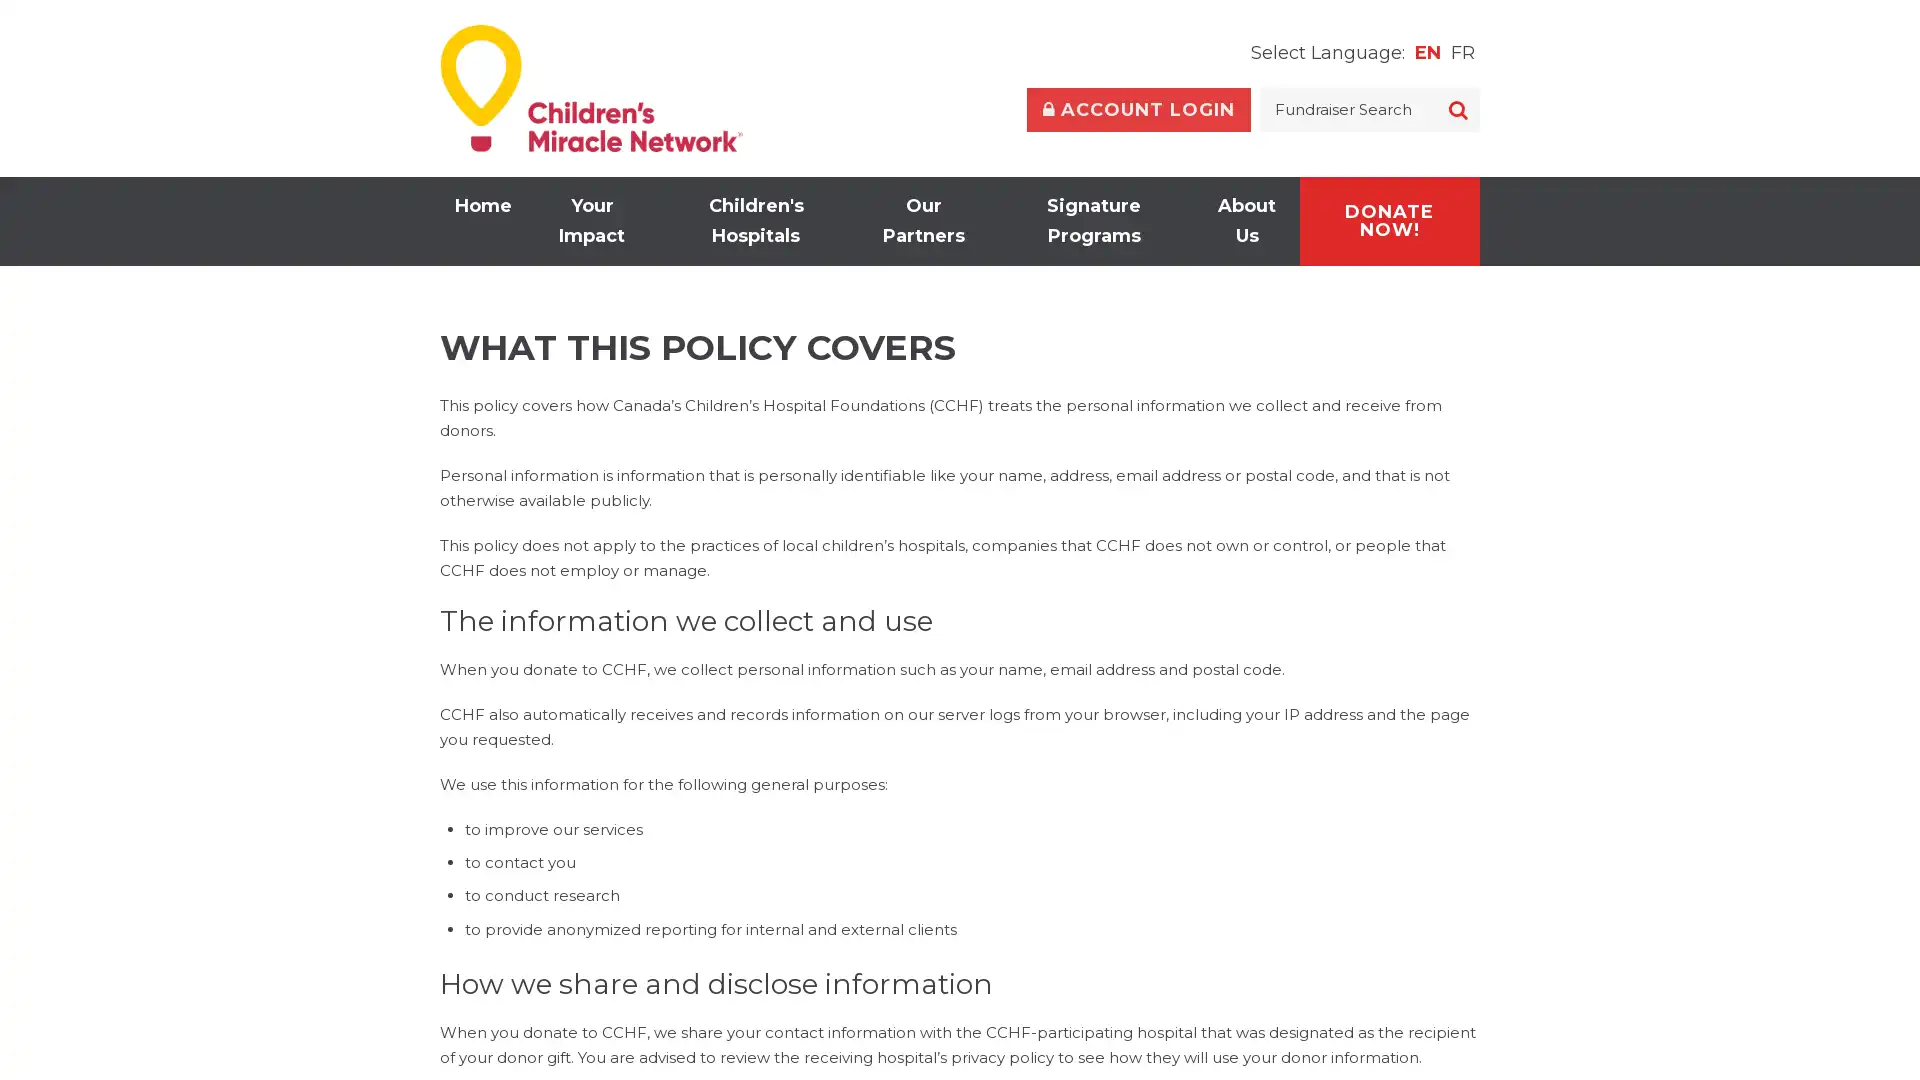  What do you see at coordinates (1455, 109) in the screenshot?
I see `SEARCH` at bounding box center [1455, 109].